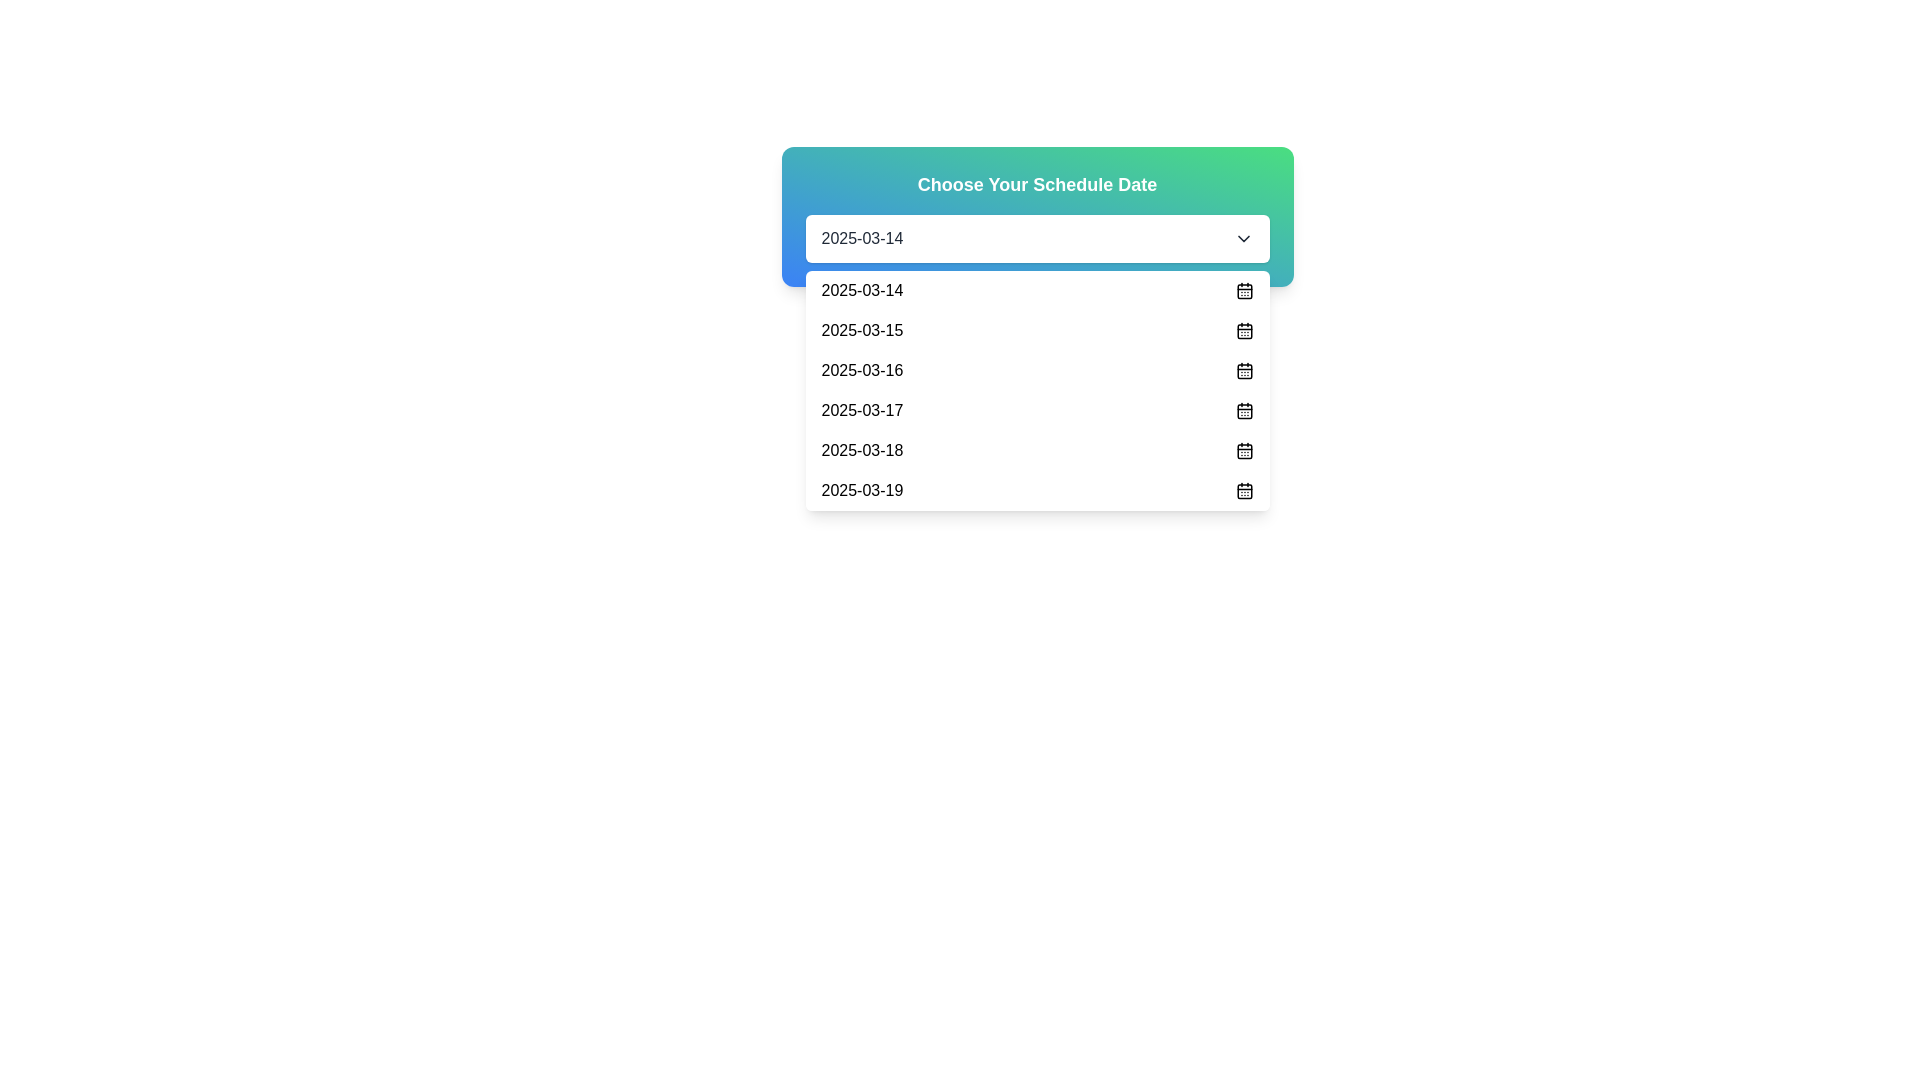 The width and height of the screenshot is (1920, 1080). Describe the element at coordinates (1037, 390) in the screenshot. I see `the dropdown menu item labeled '2025-03-16'` at that location.